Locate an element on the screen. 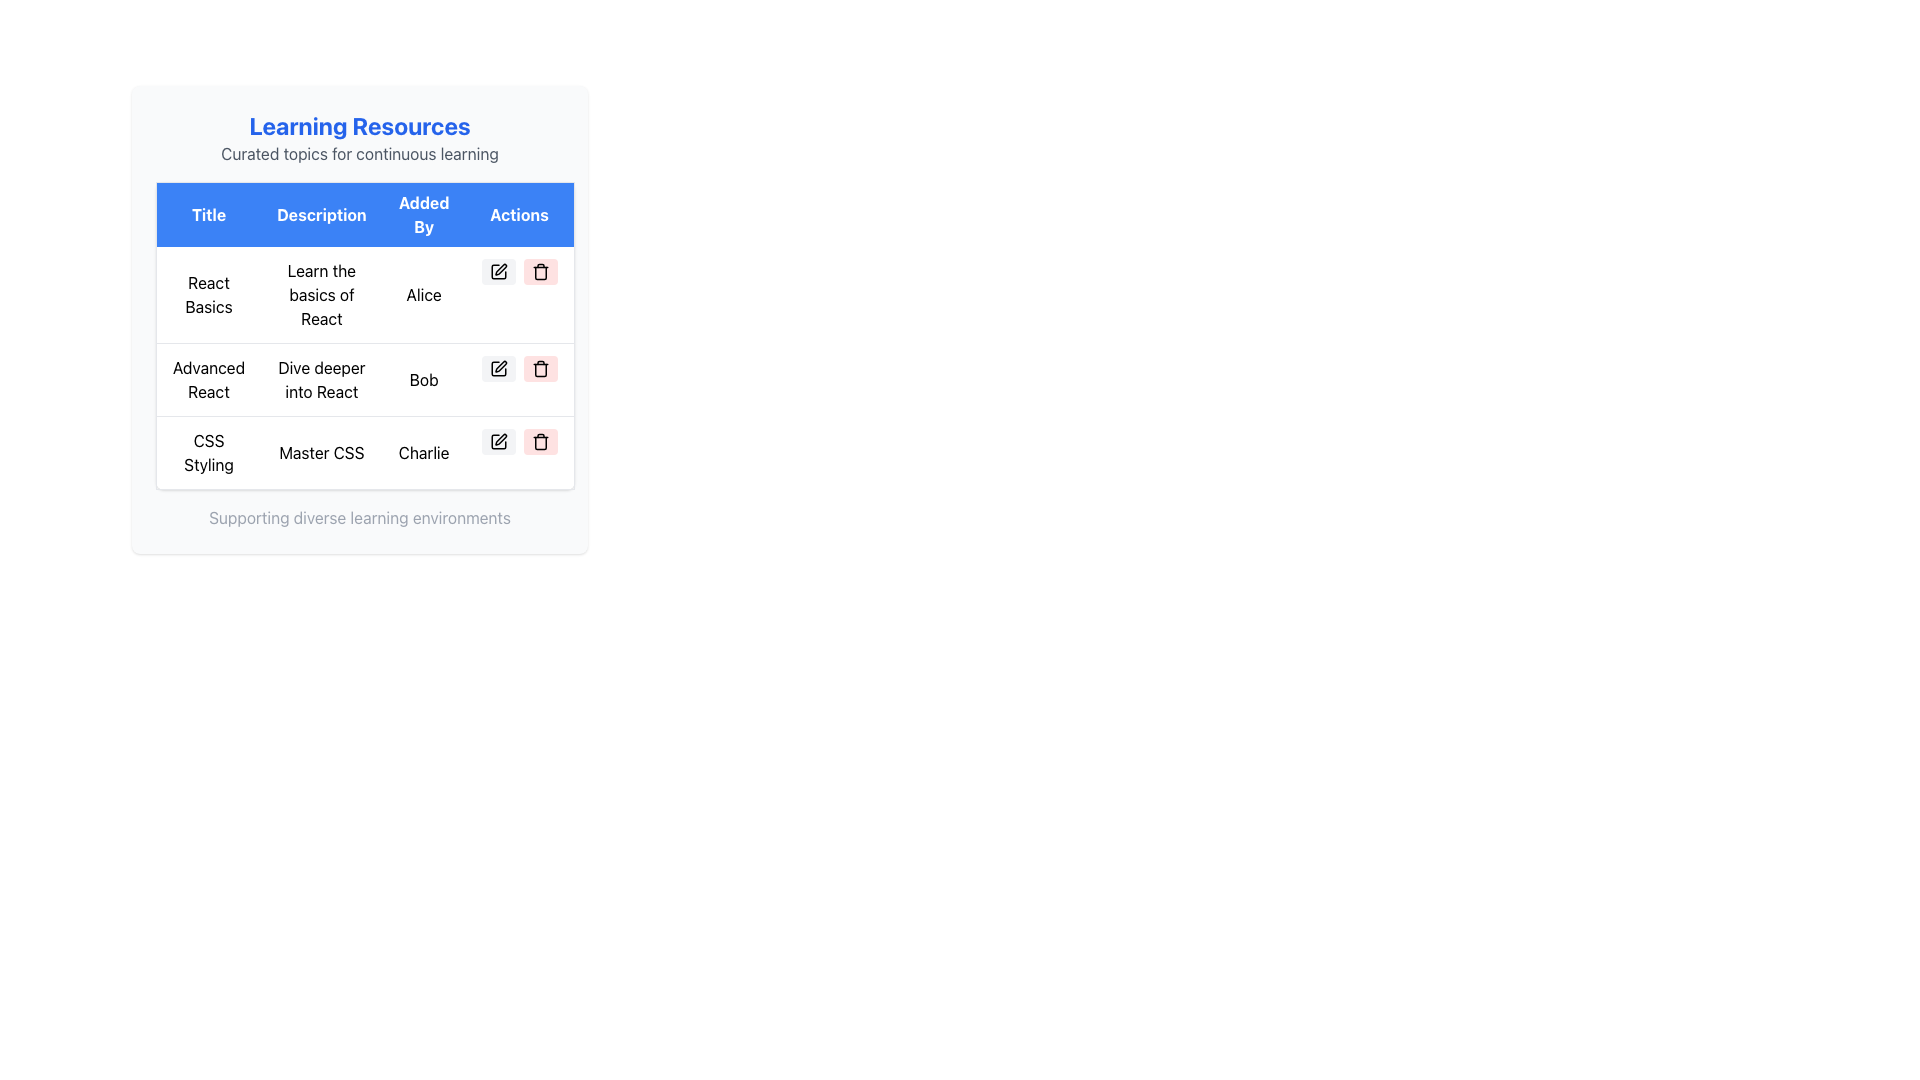  the text label that serves as the first column header indicating titles in the table's header row is located at coordinates (208, 214).